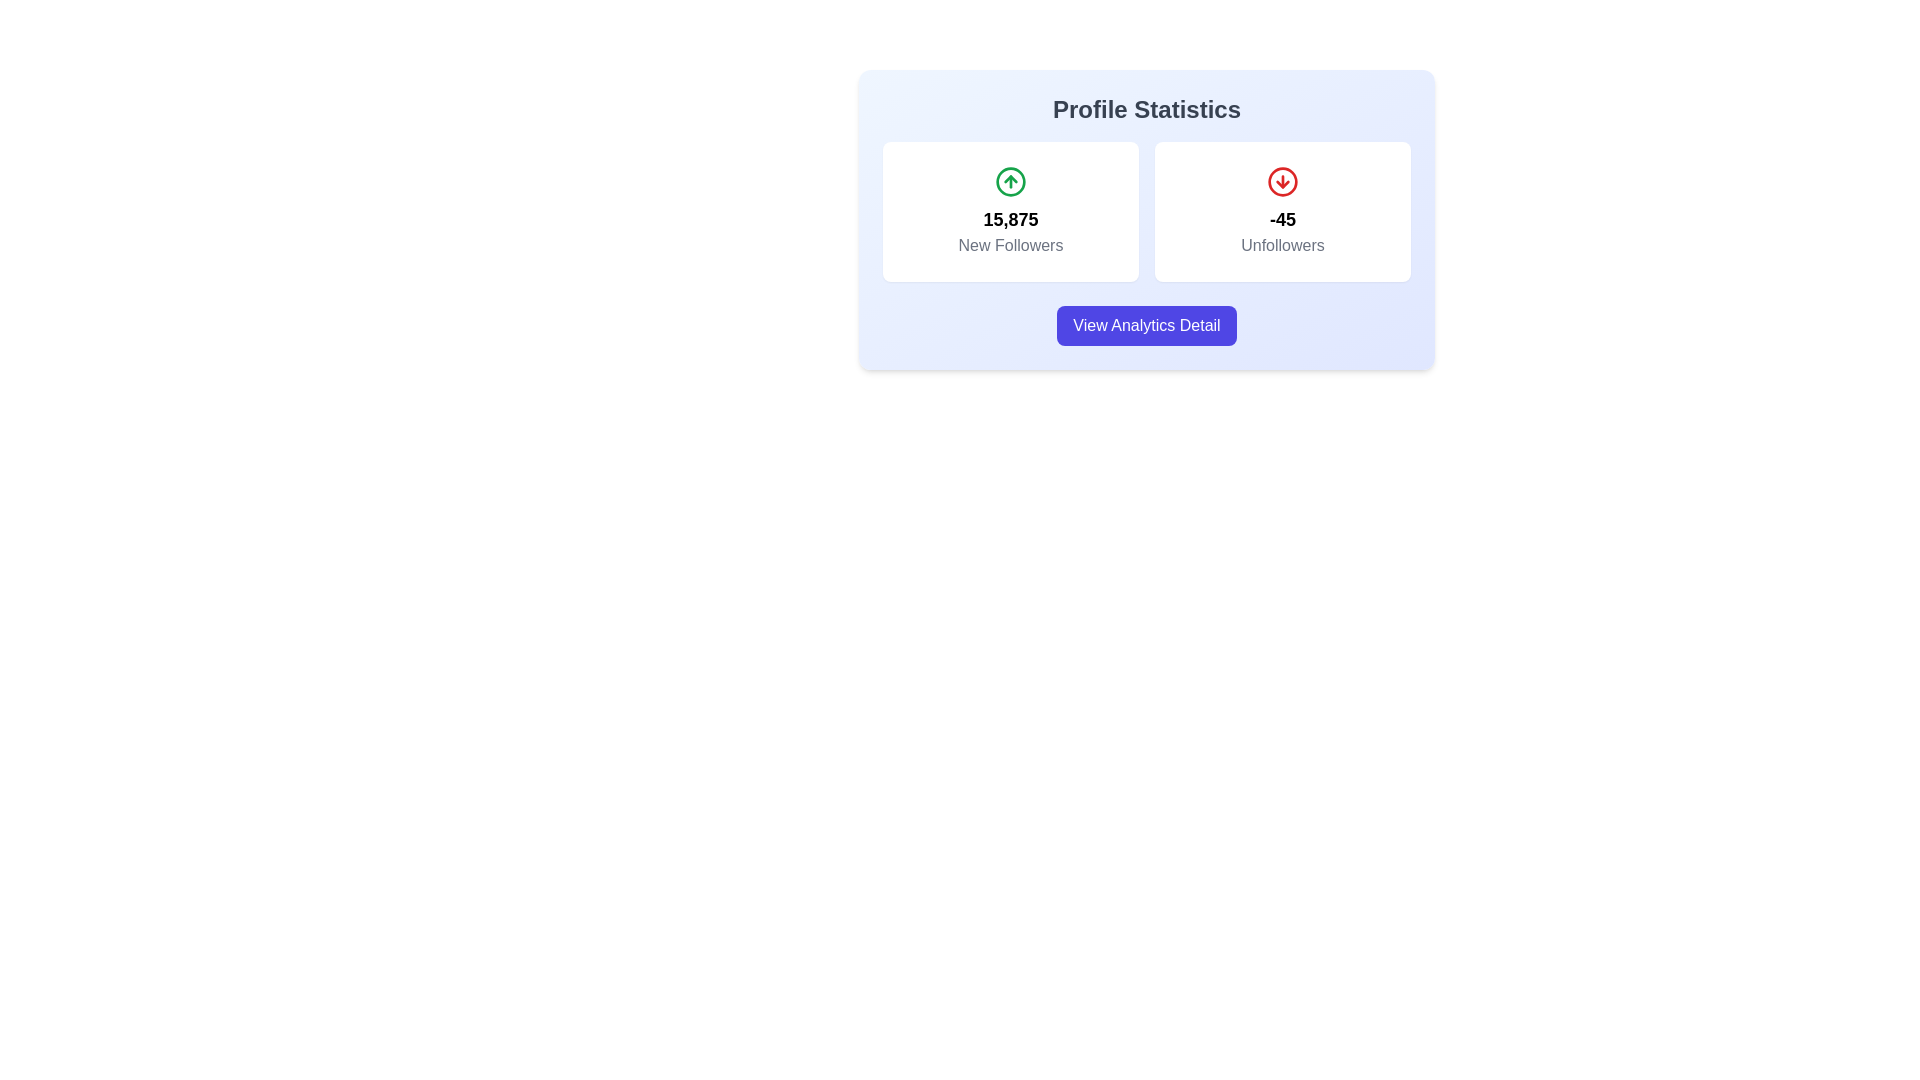 This screenshot has width=1920, height=1080. I want to click on the button located at the bottom of the 'Profile Statistics' section, which is intended, so click(1147, 325).